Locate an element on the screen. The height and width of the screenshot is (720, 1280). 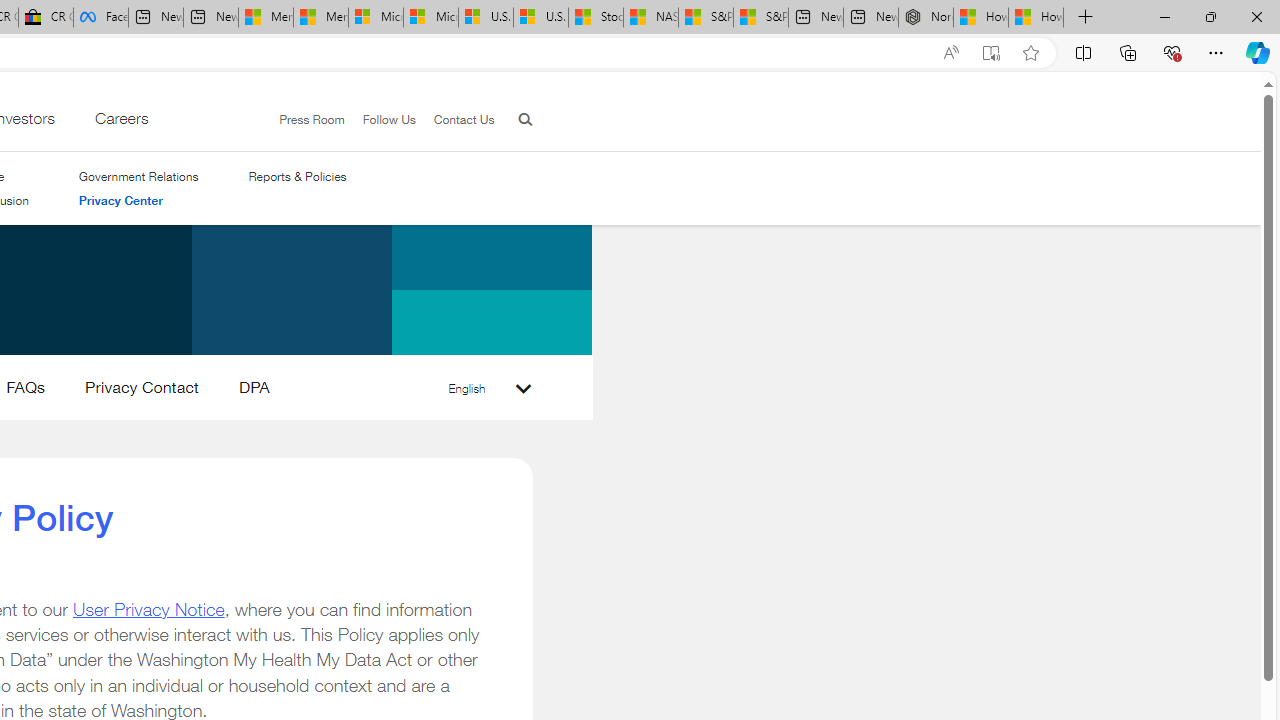
'Privacy Contact' is located at coordinates (140, 391).